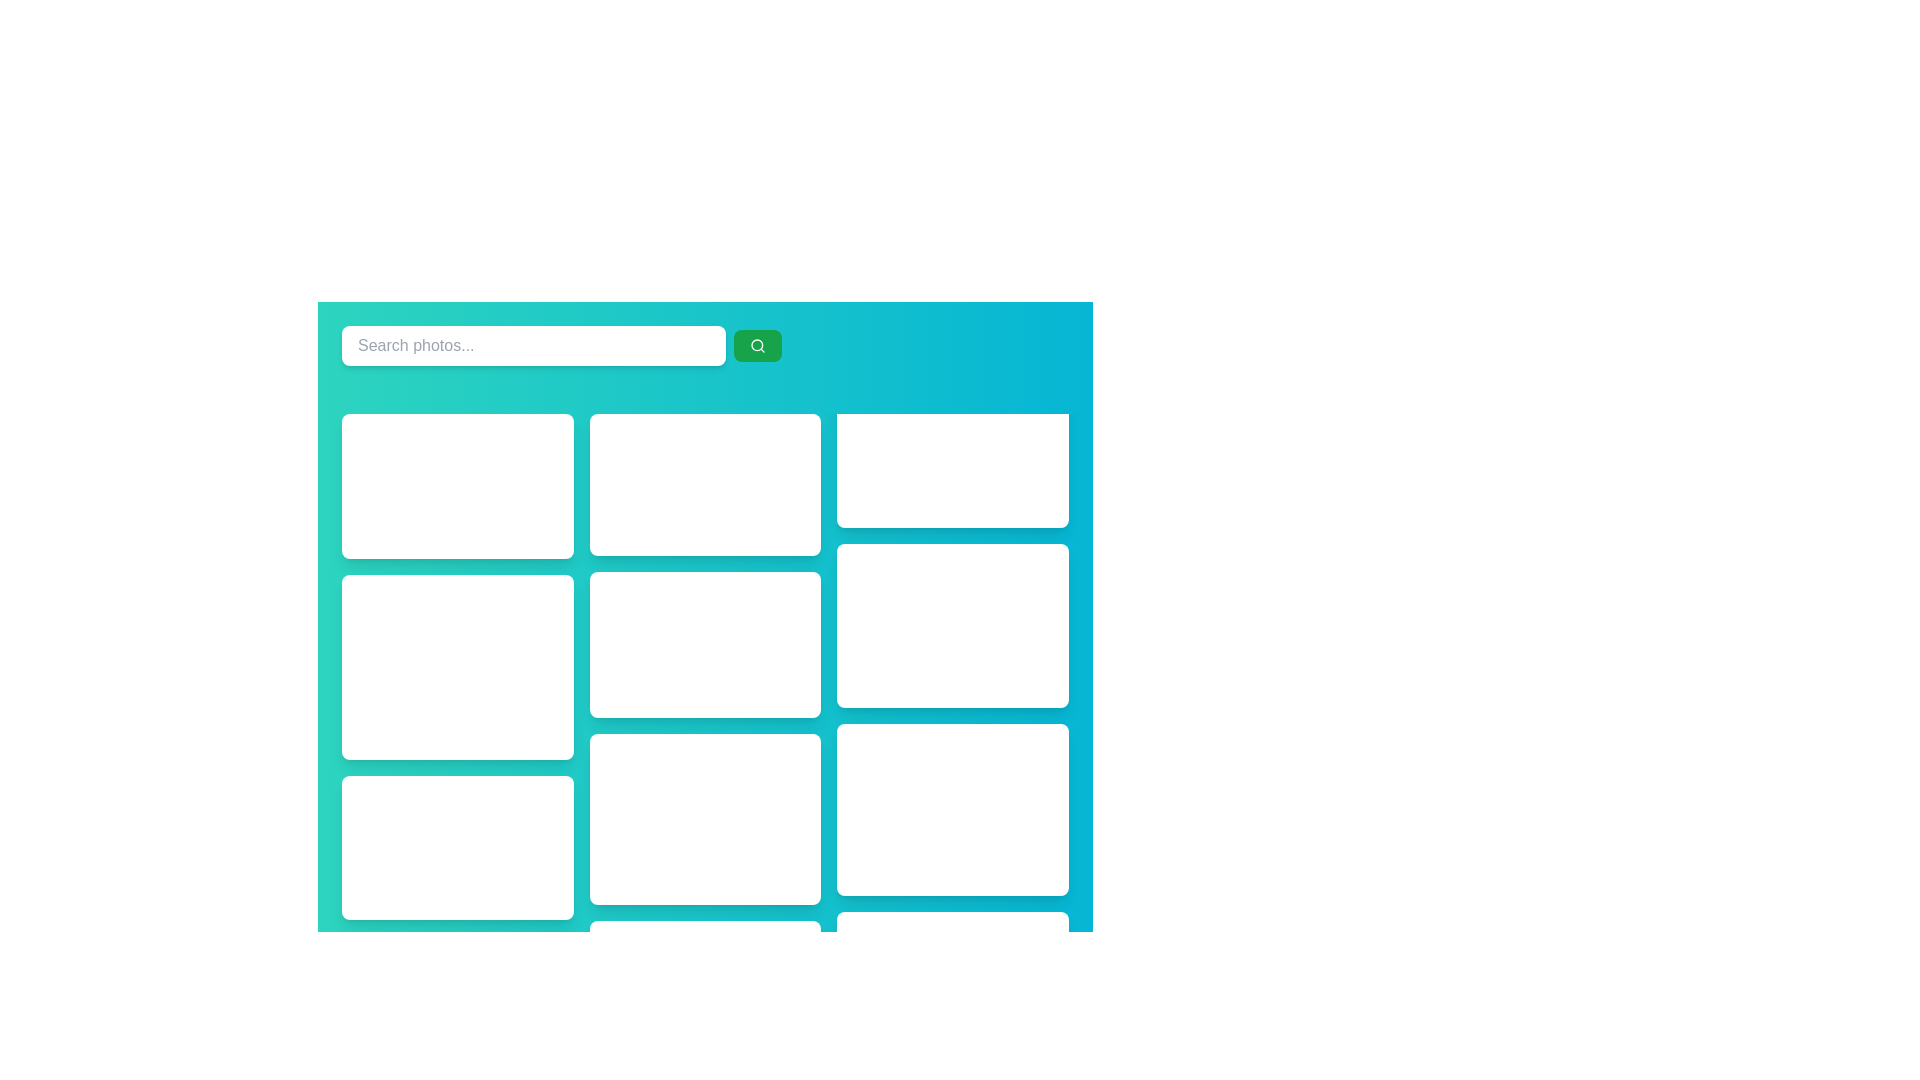 Image resolution: width=1920 pixels, height=1080 pixels. I want to click on the magnifying glass icon, which is a white stroke-style search symbol located in the center of a green button to the right of an input field in the header section, to initiate a search, so click(757, 345).